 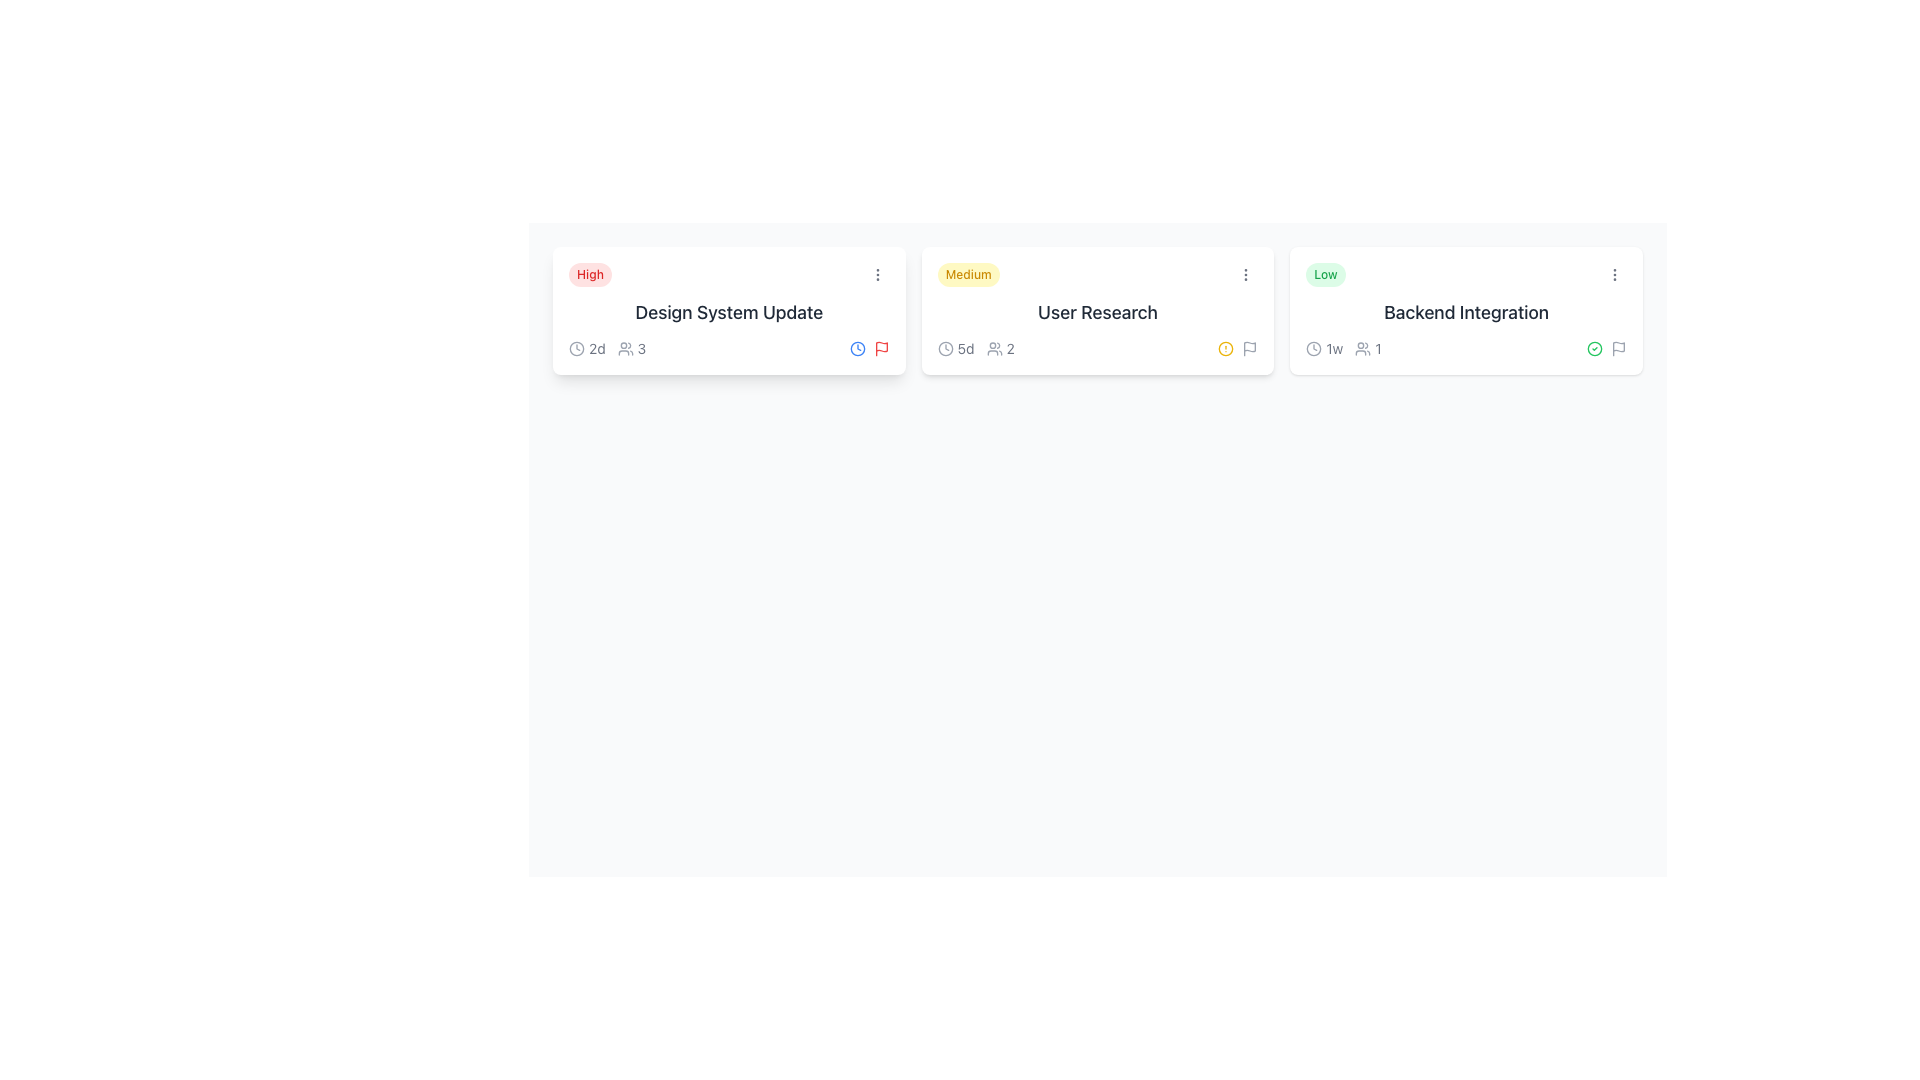 What do you see at coordinates (1618, 347) in the screenshot?
I see `the third flag icon in the footer section of the card titled 'Backend Integration'` at bounding box center [1618, 347].